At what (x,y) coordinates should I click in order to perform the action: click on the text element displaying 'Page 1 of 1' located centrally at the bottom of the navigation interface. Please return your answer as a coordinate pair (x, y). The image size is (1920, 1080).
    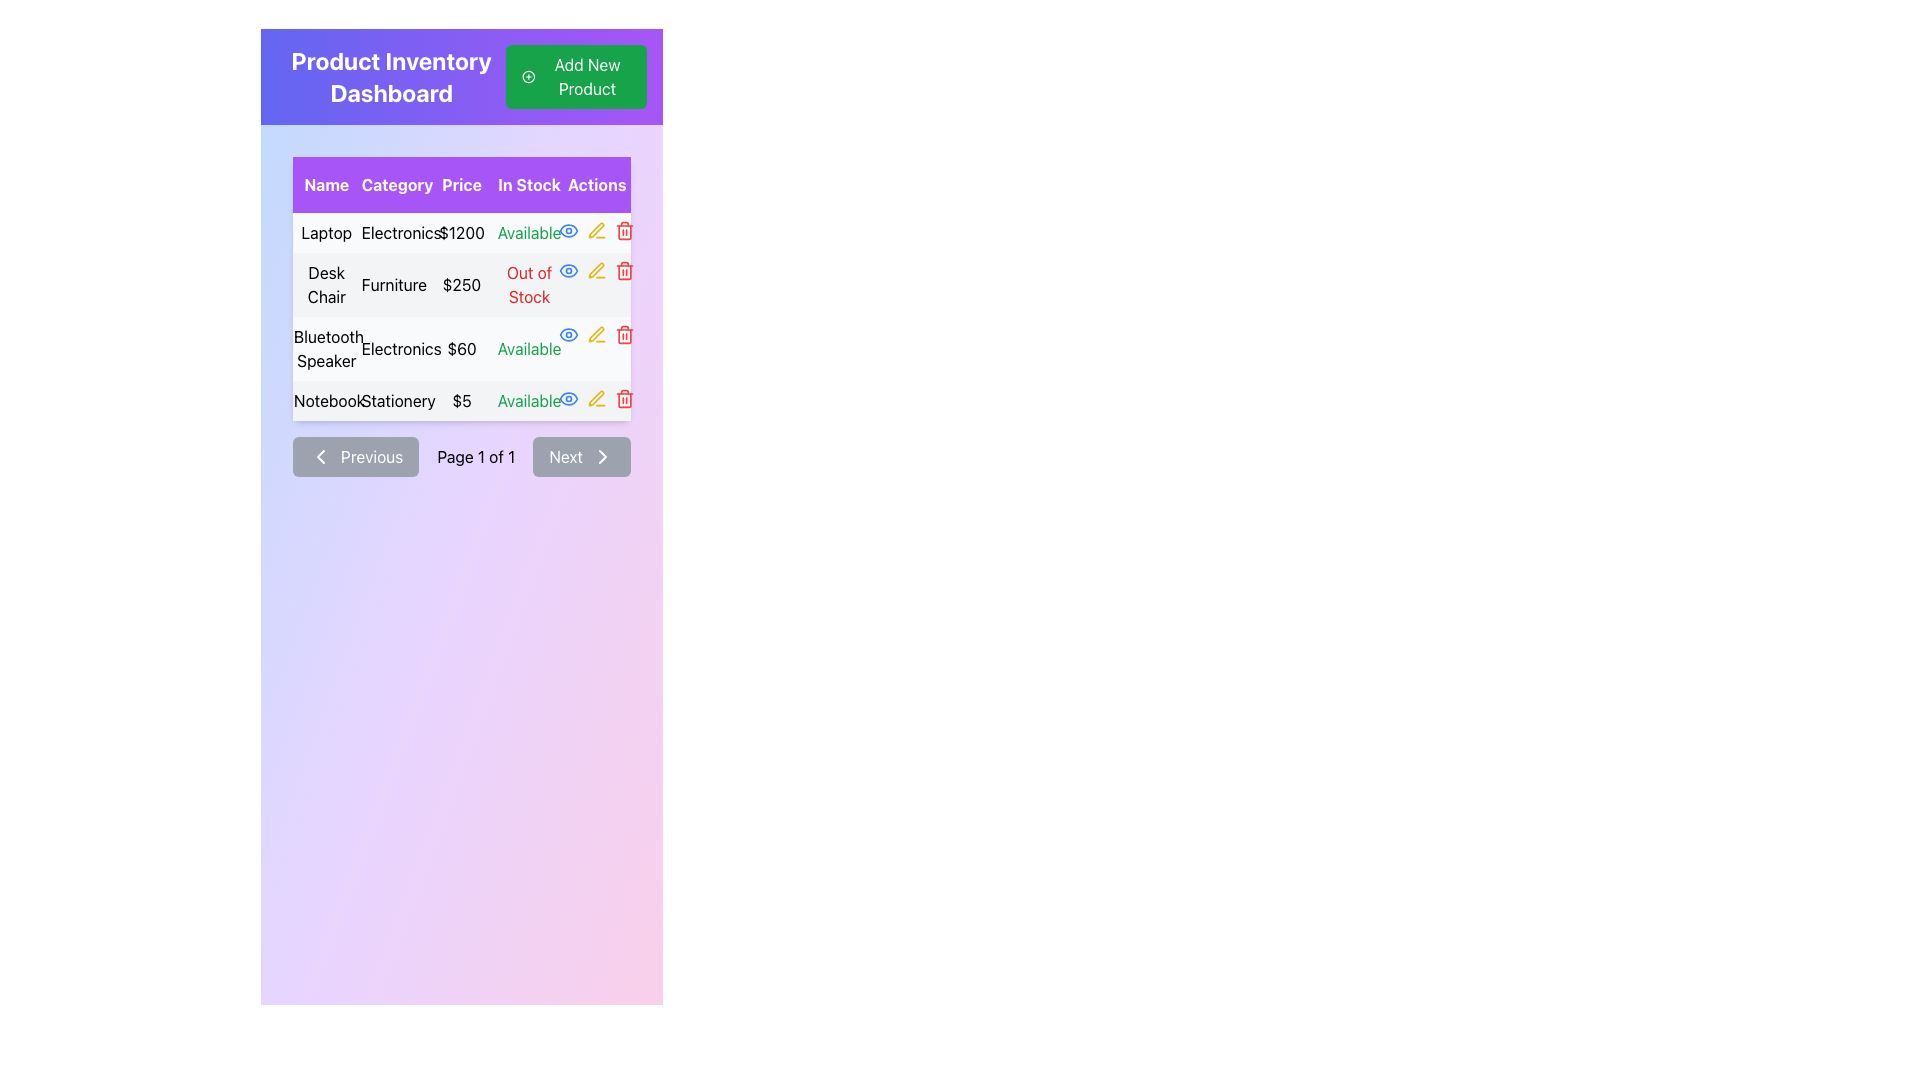
    Looking at the image, I should click on (475, 456).